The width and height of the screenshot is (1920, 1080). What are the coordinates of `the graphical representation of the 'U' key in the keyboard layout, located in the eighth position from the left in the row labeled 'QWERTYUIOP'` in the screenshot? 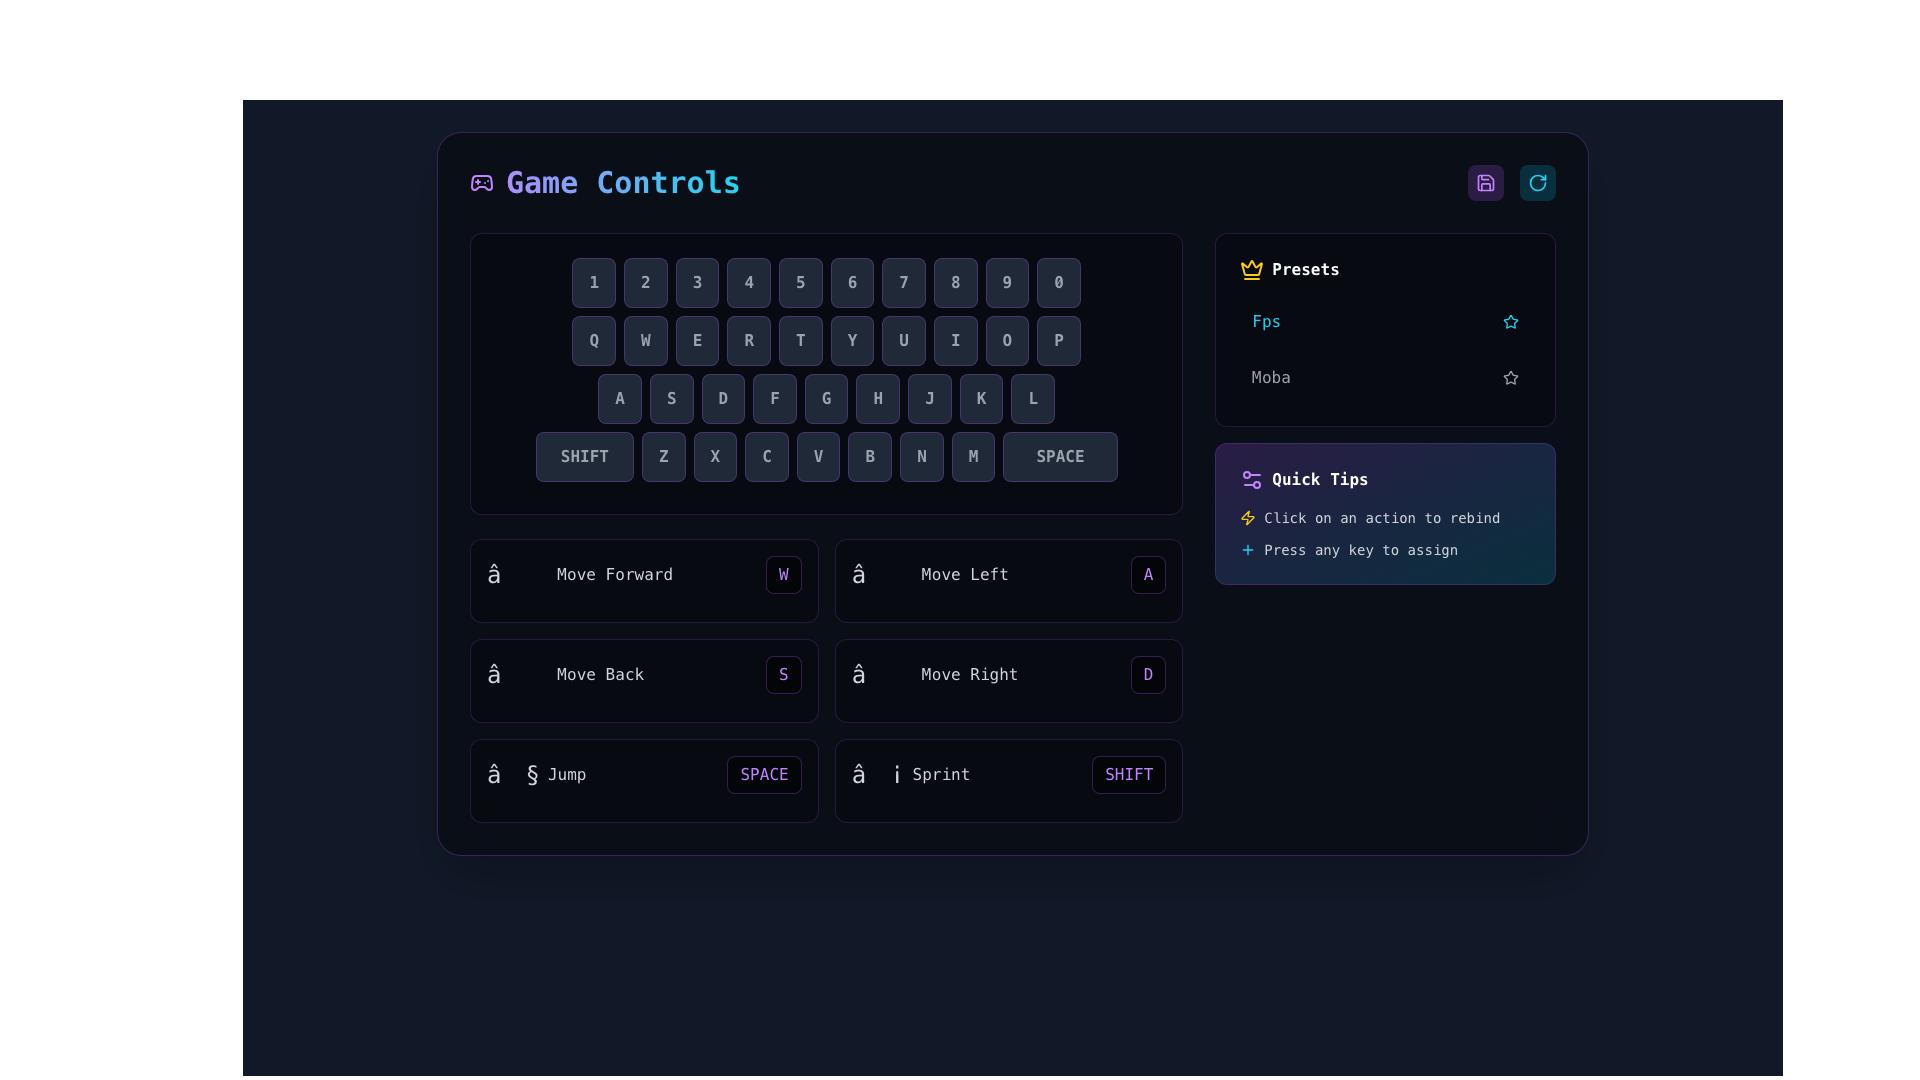 It's located at (903, 339).